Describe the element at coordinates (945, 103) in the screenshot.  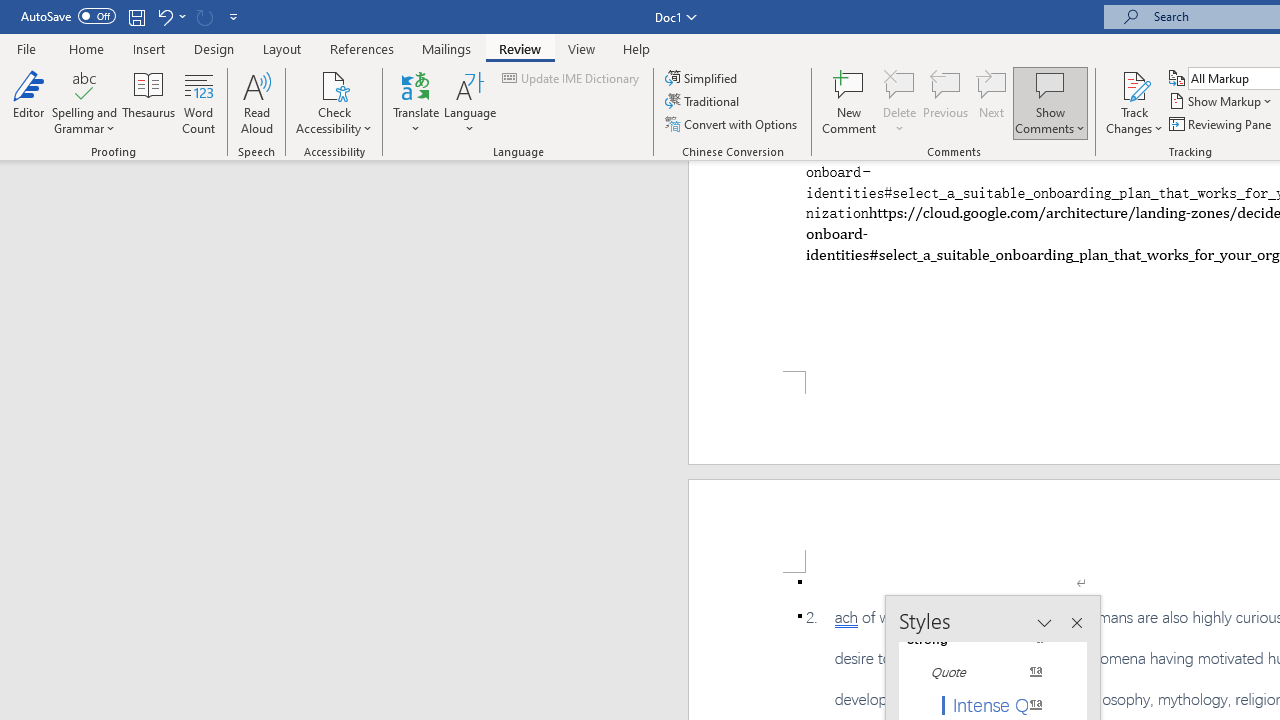
I see `'Previous'` at that location.